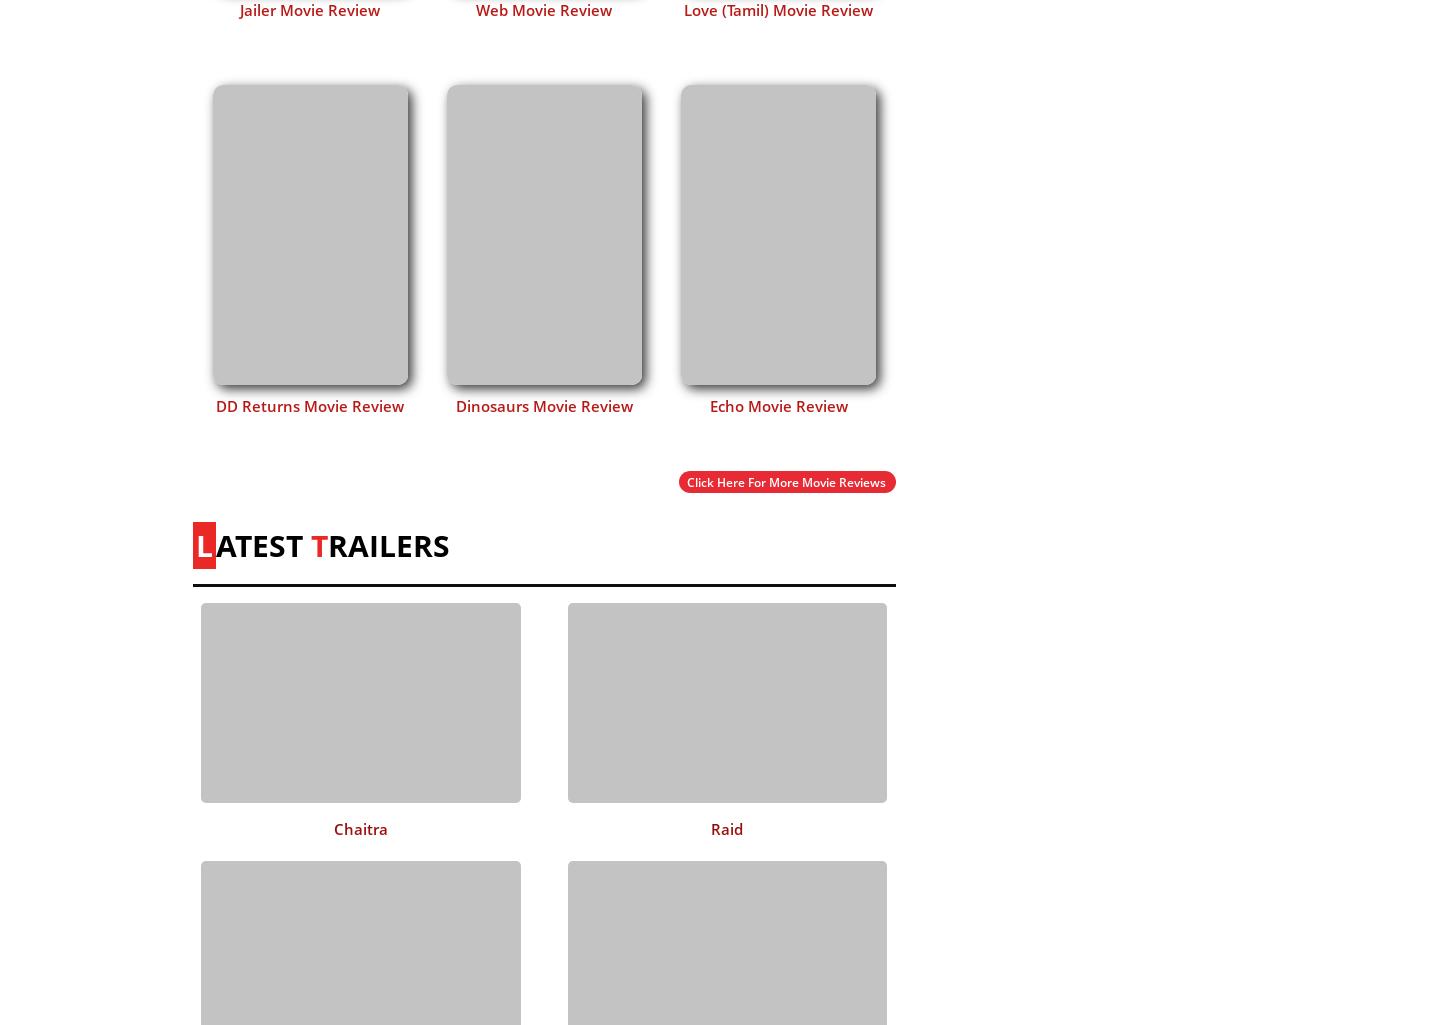 Image resolution: width=1440 pixels, height=1025 pixels. Describe the element at coordinates (726, 826) in the screenshot. I see `'Raid'` at that location.